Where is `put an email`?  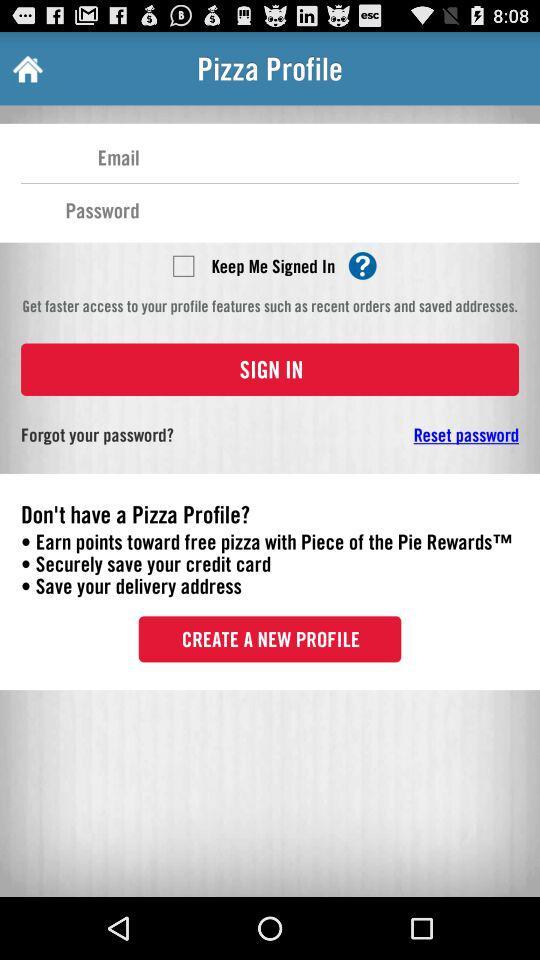
put an email is located at coordinates (329, 155).